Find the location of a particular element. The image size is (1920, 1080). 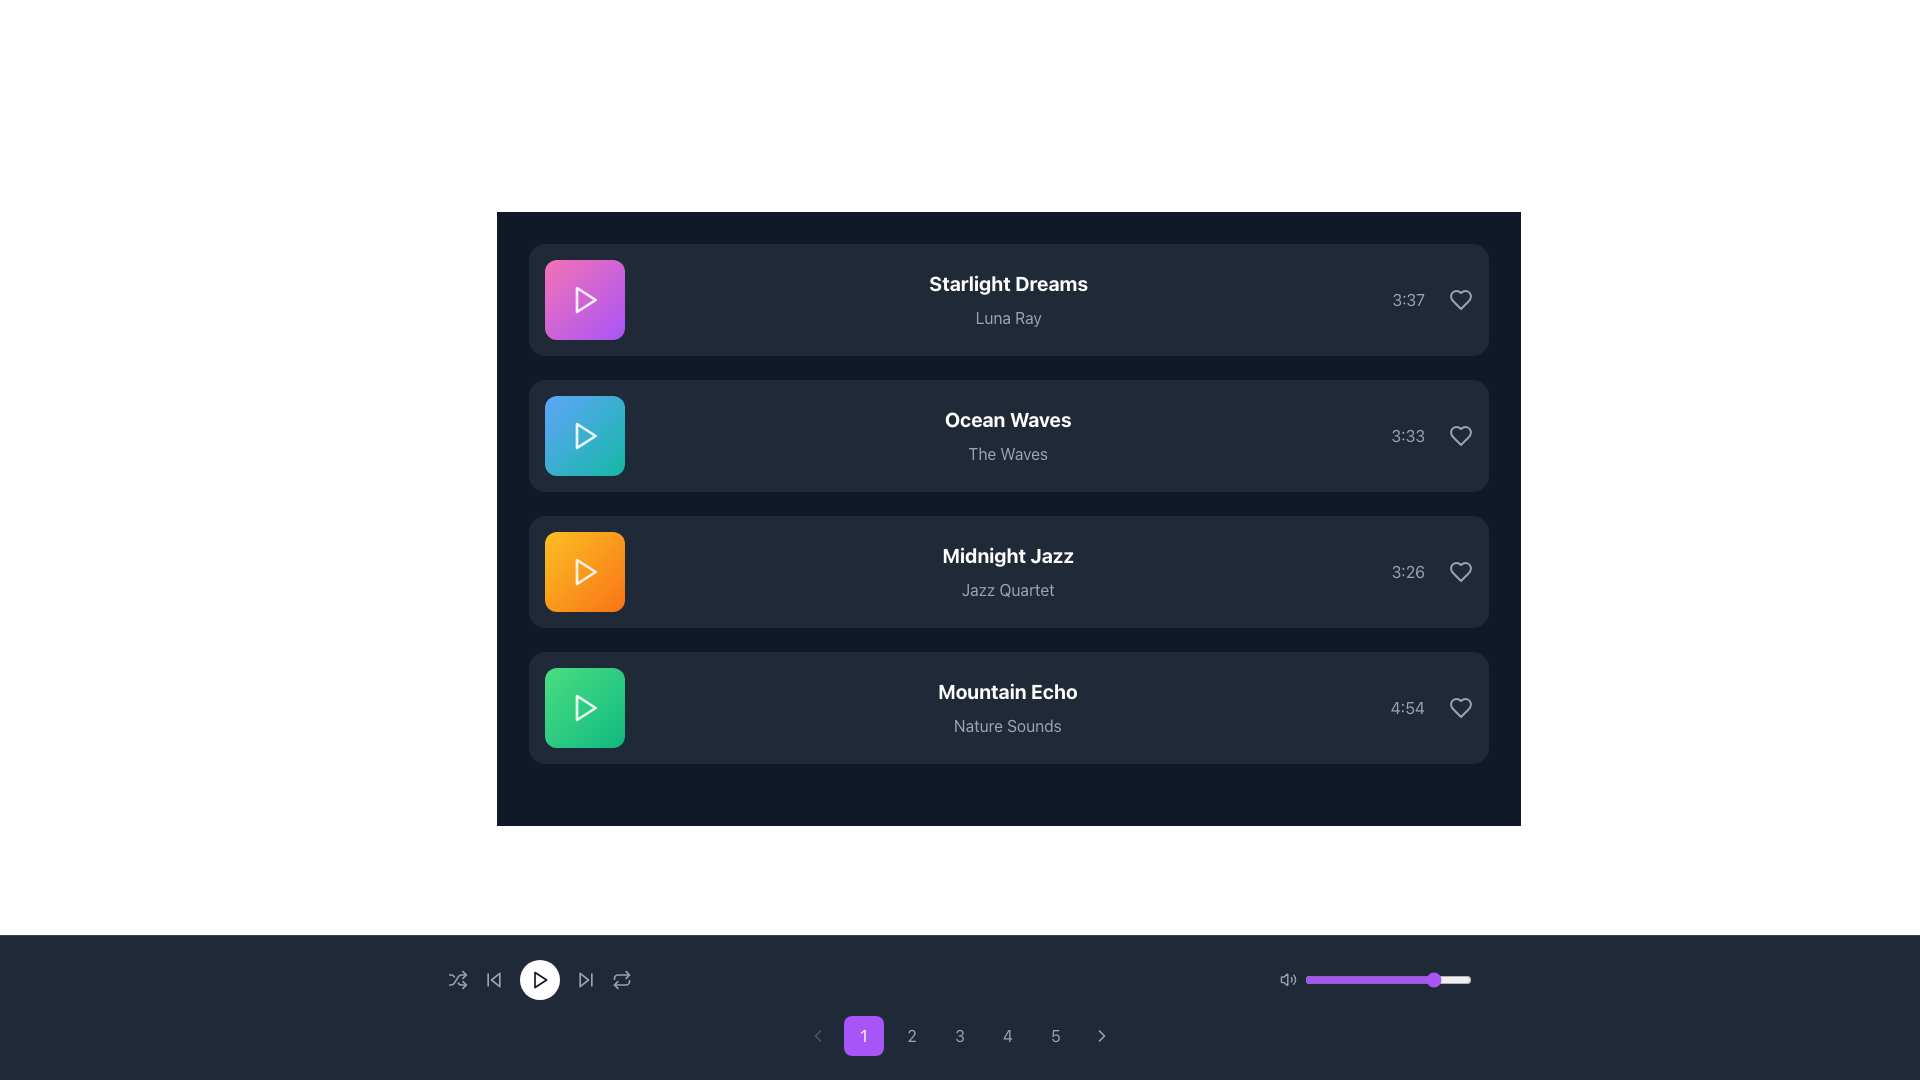

text element displaying secondary information below the main title 'Ocean Waves', which is part of the second track item in the list is located at coordinates (1008, 454).